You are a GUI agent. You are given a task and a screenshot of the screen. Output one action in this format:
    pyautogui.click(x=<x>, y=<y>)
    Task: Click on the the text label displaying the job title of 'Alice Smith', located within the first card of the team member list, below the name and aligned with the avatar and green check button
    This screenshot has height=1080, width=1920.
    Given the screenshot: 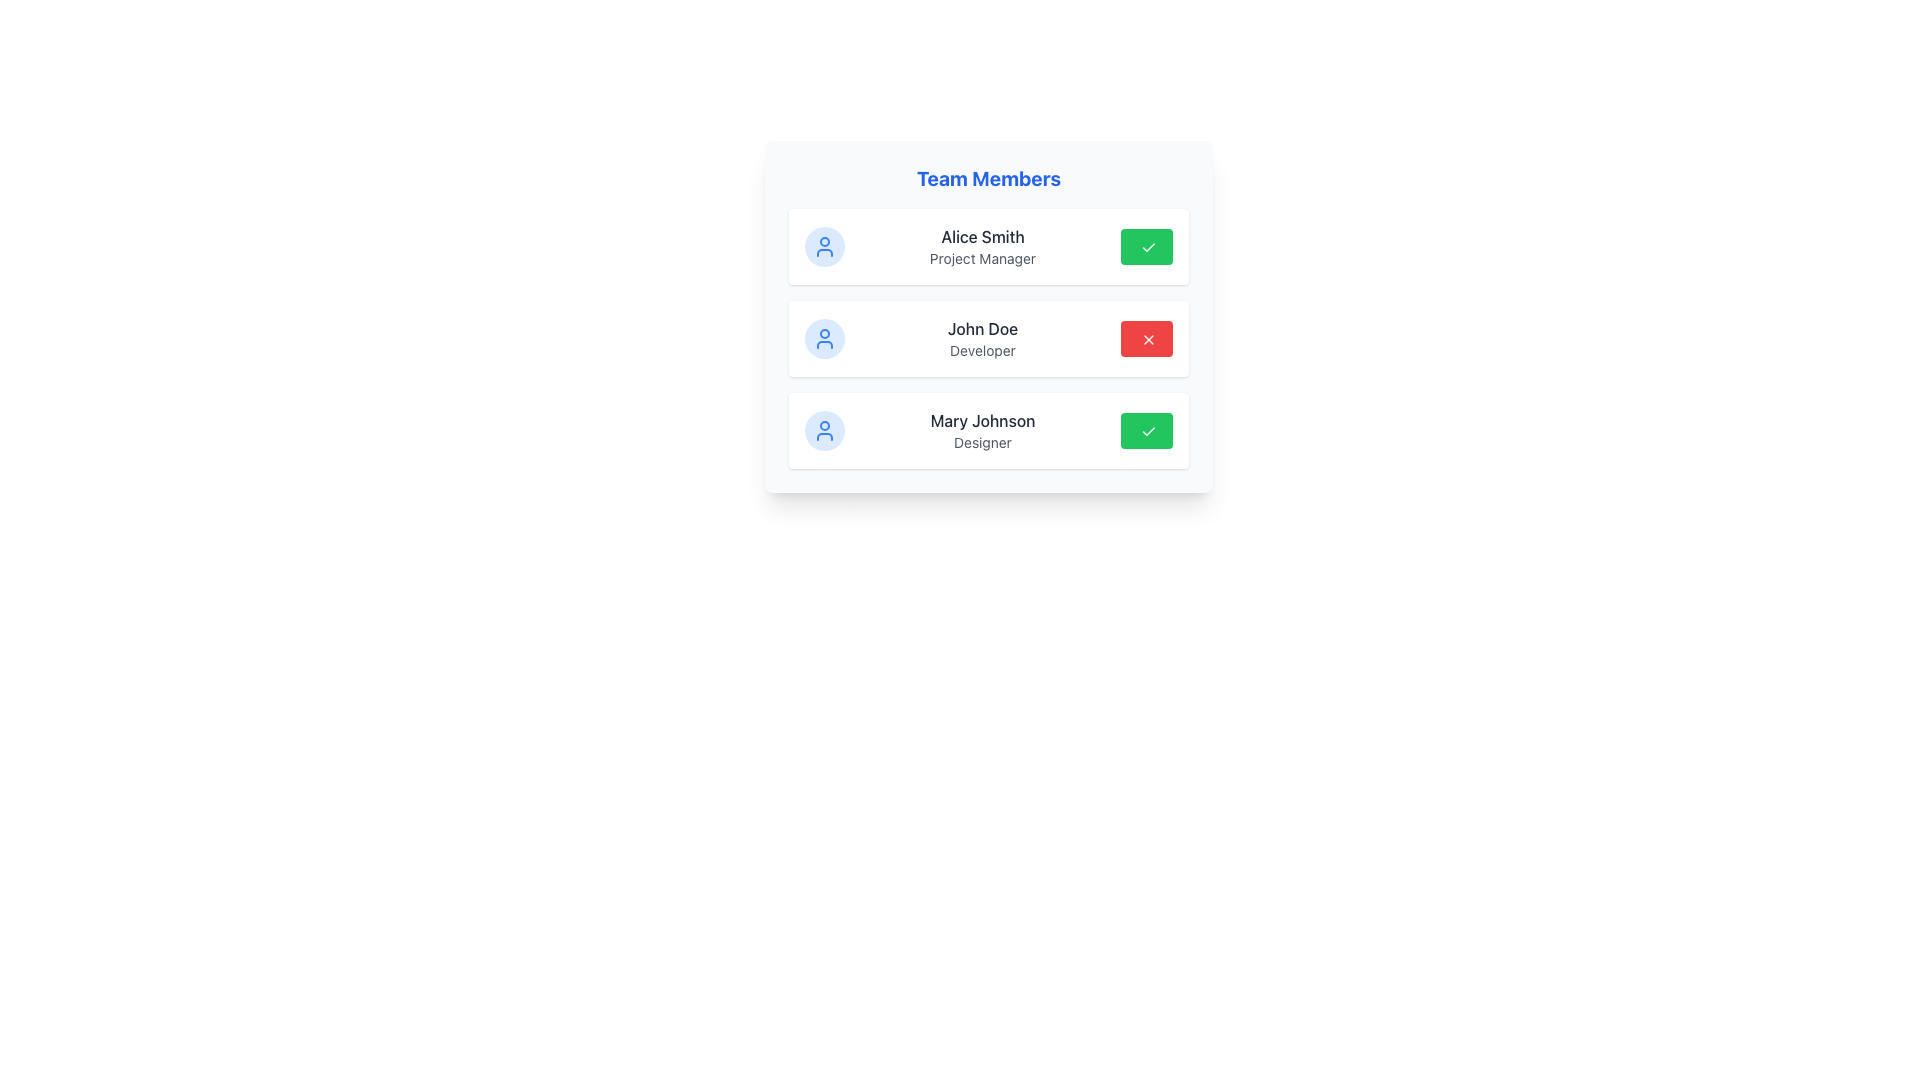 What is the action you would take?
    pyautogui.click(x=983, y=257)
    